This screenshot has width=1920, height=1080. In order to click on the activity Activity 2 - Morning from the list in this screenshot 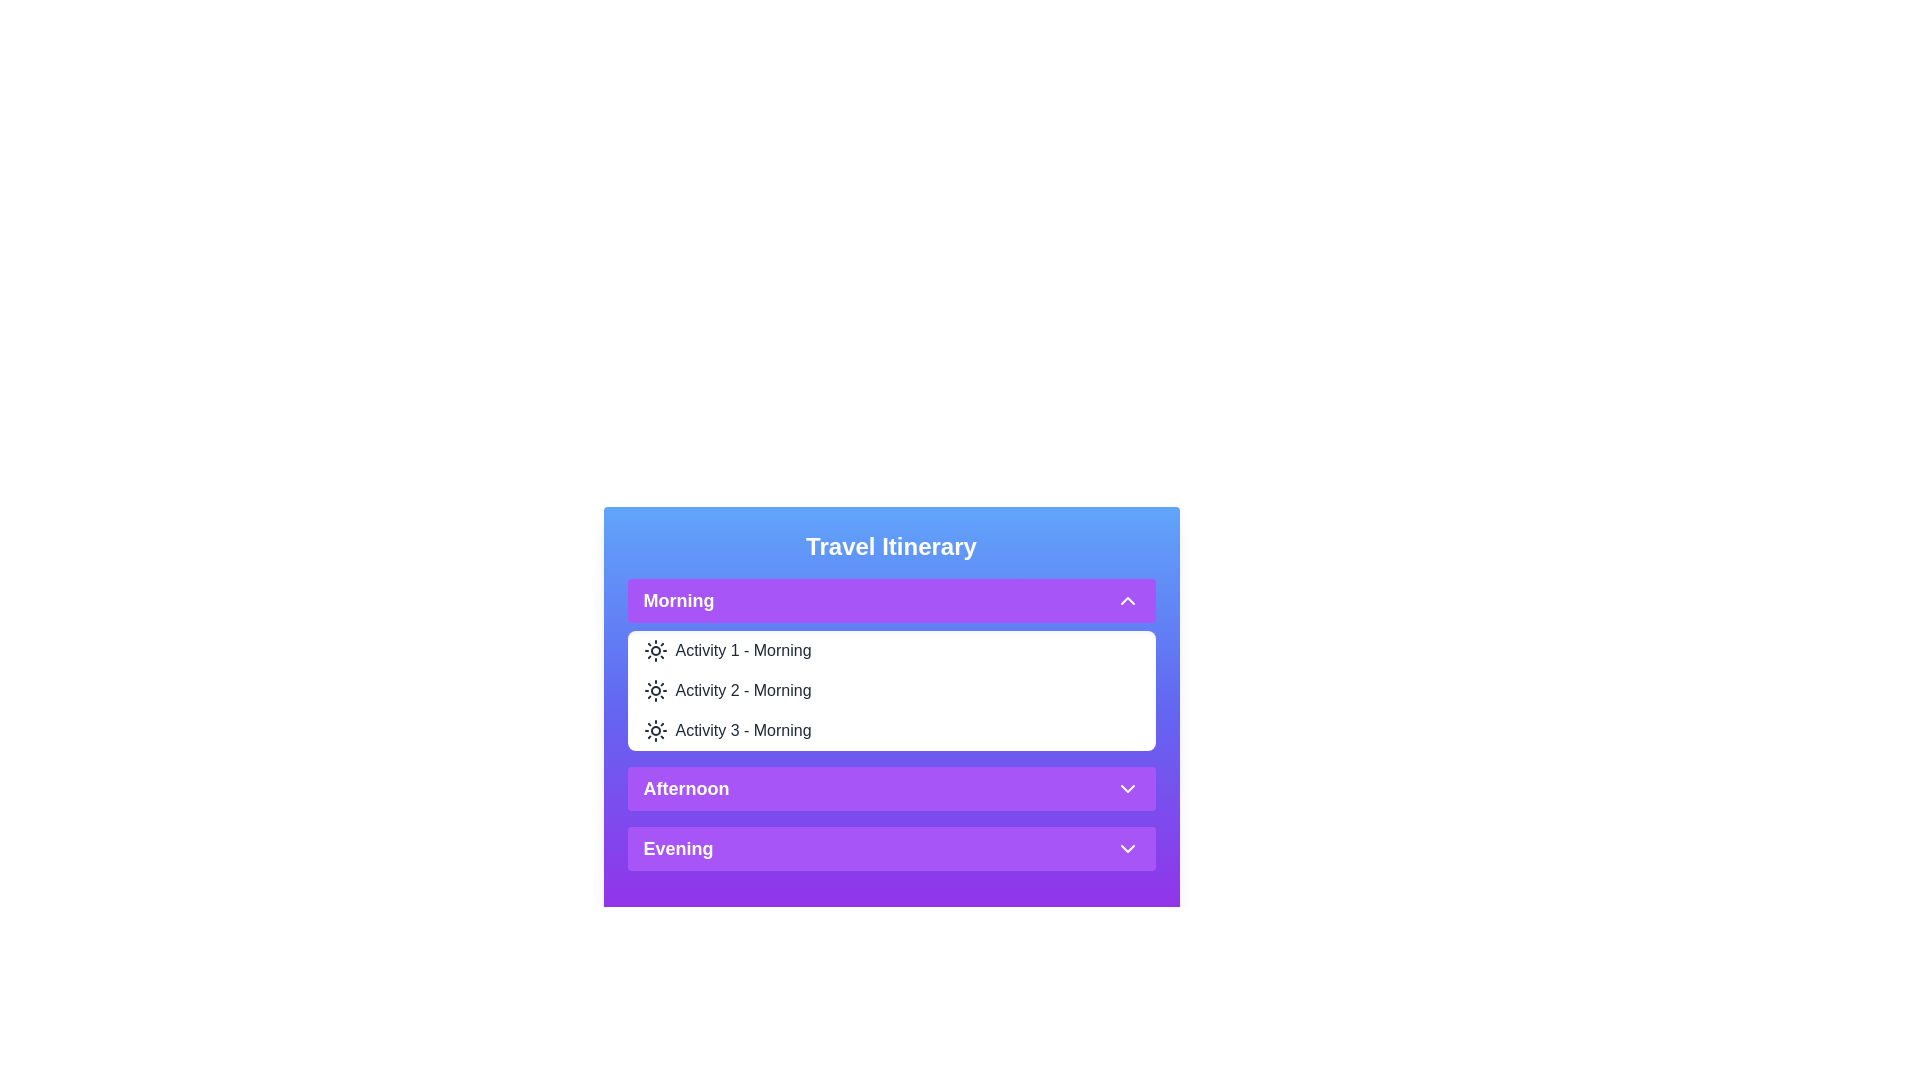, I will do `click(742, 689)`.